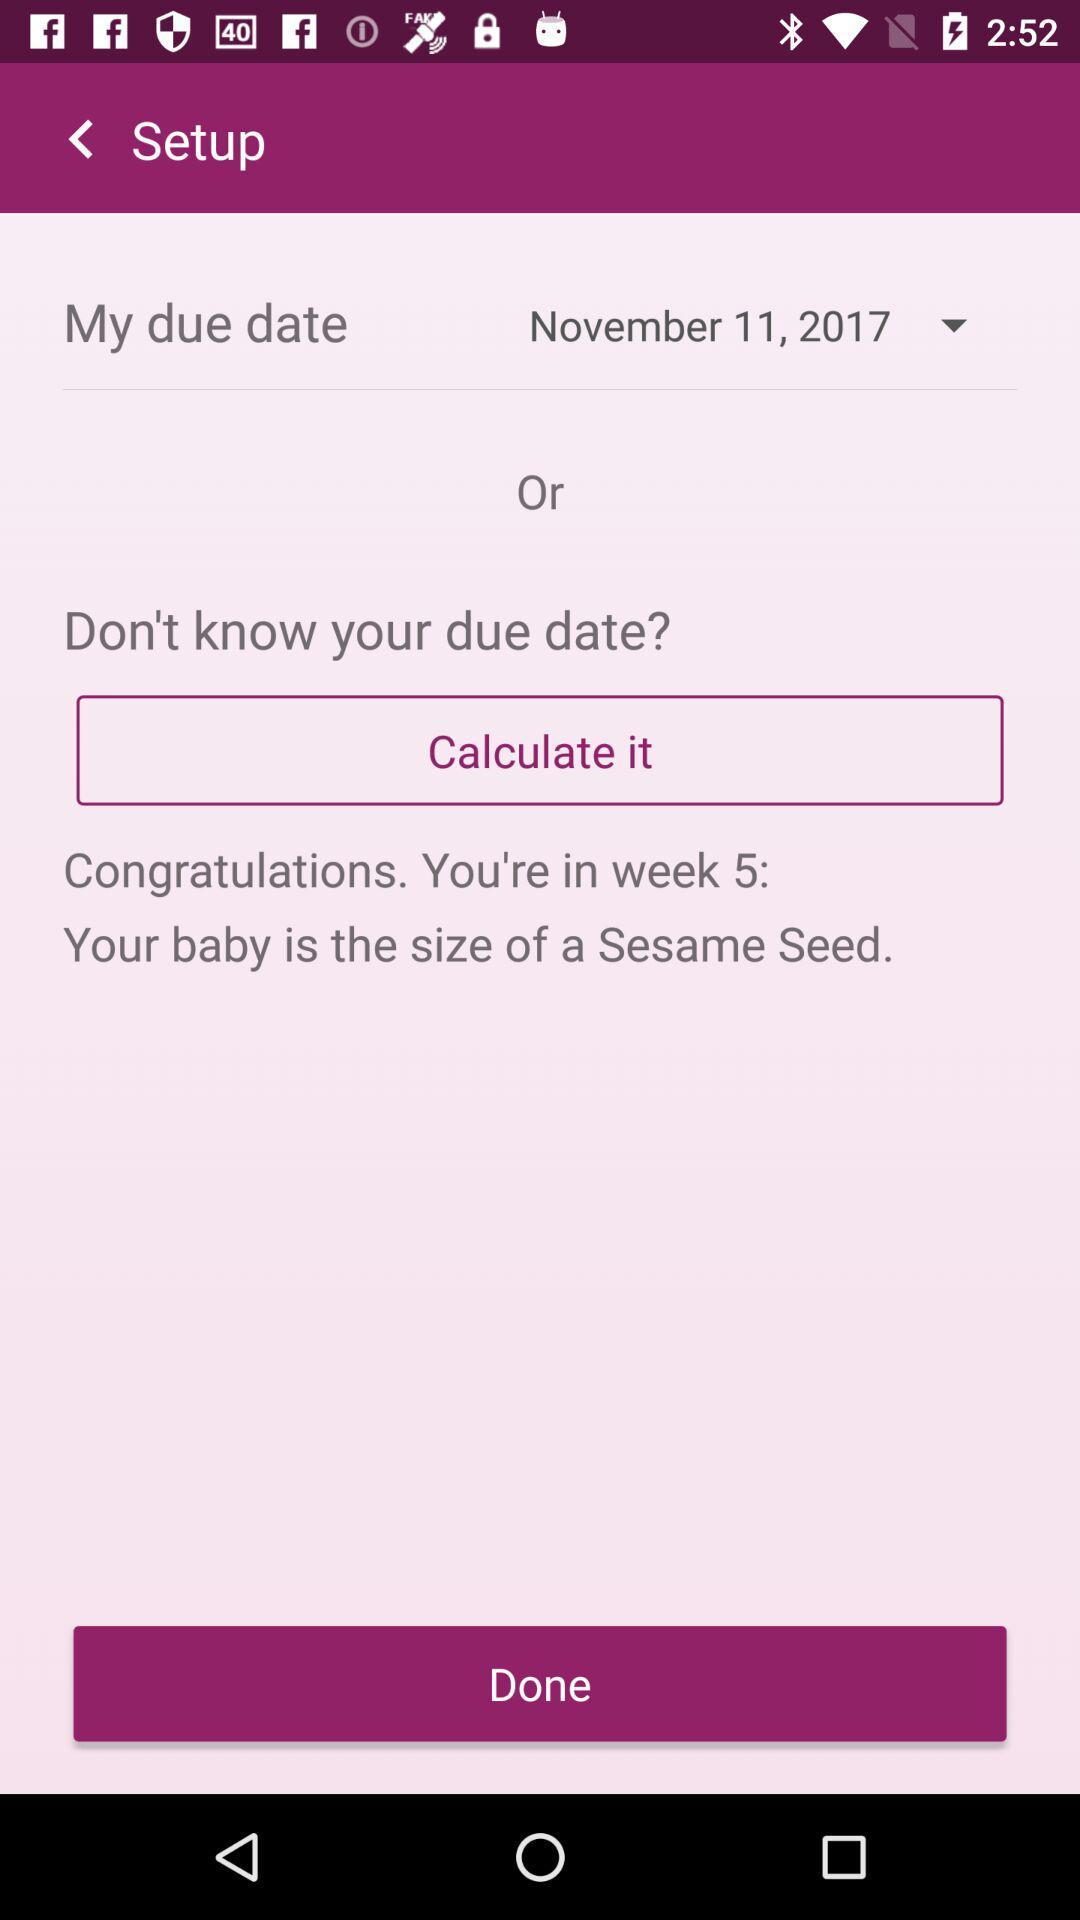 This screenshot has width=1080, height=1920. Describe the element at coordinates (540, 749) in the screenshot. I see `calculate it icon` at that location.